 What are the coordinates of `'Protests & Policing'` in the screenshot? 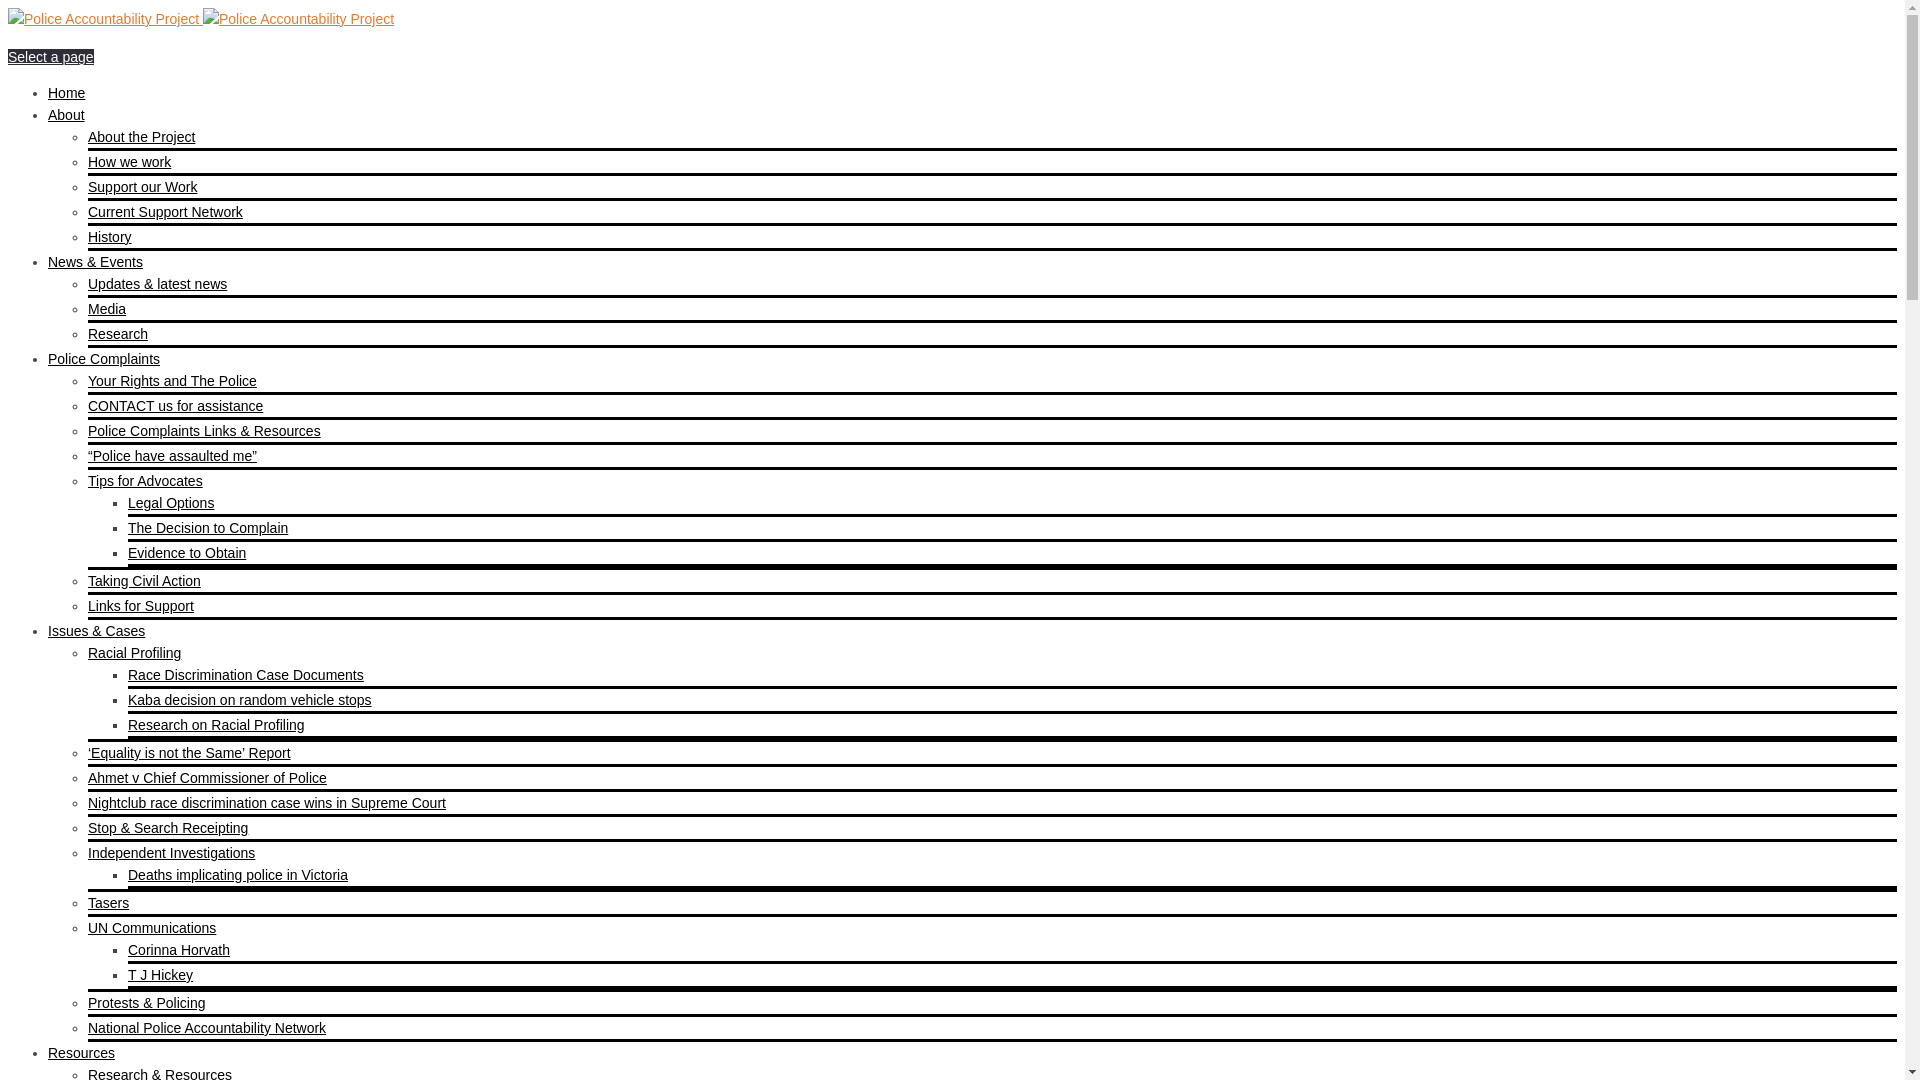 It's located at (146, 1002).